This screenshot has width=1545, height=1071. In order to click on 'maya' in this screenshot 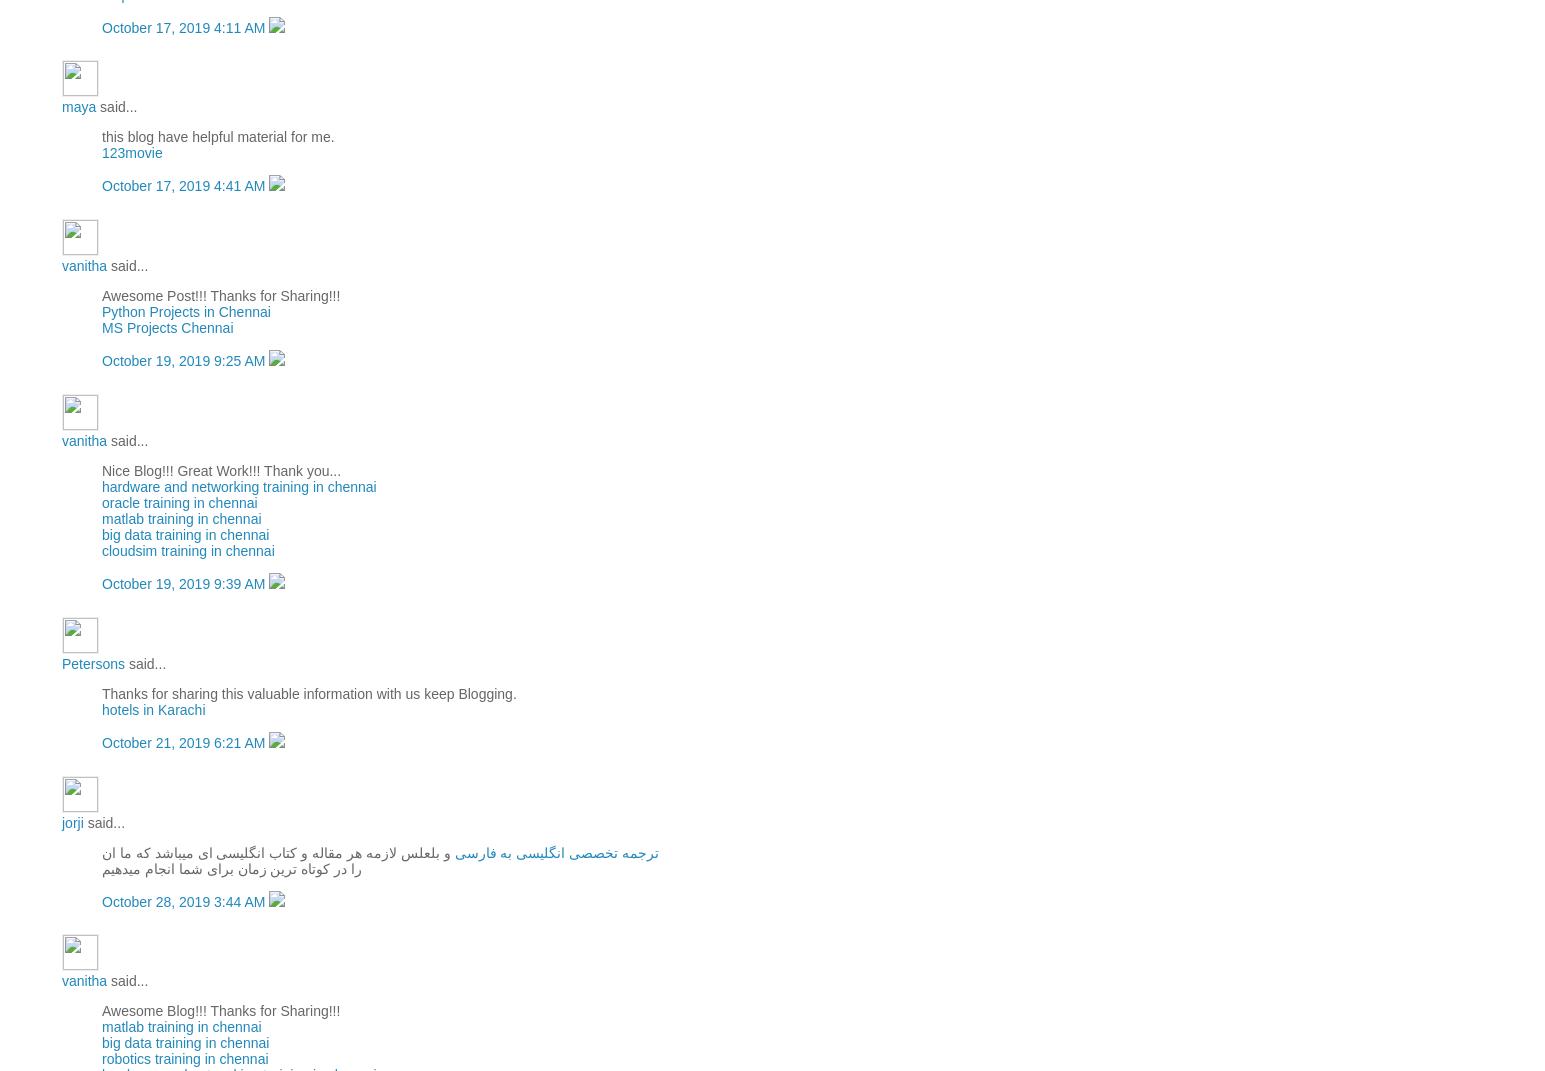, I will do `click(77, 106)`.